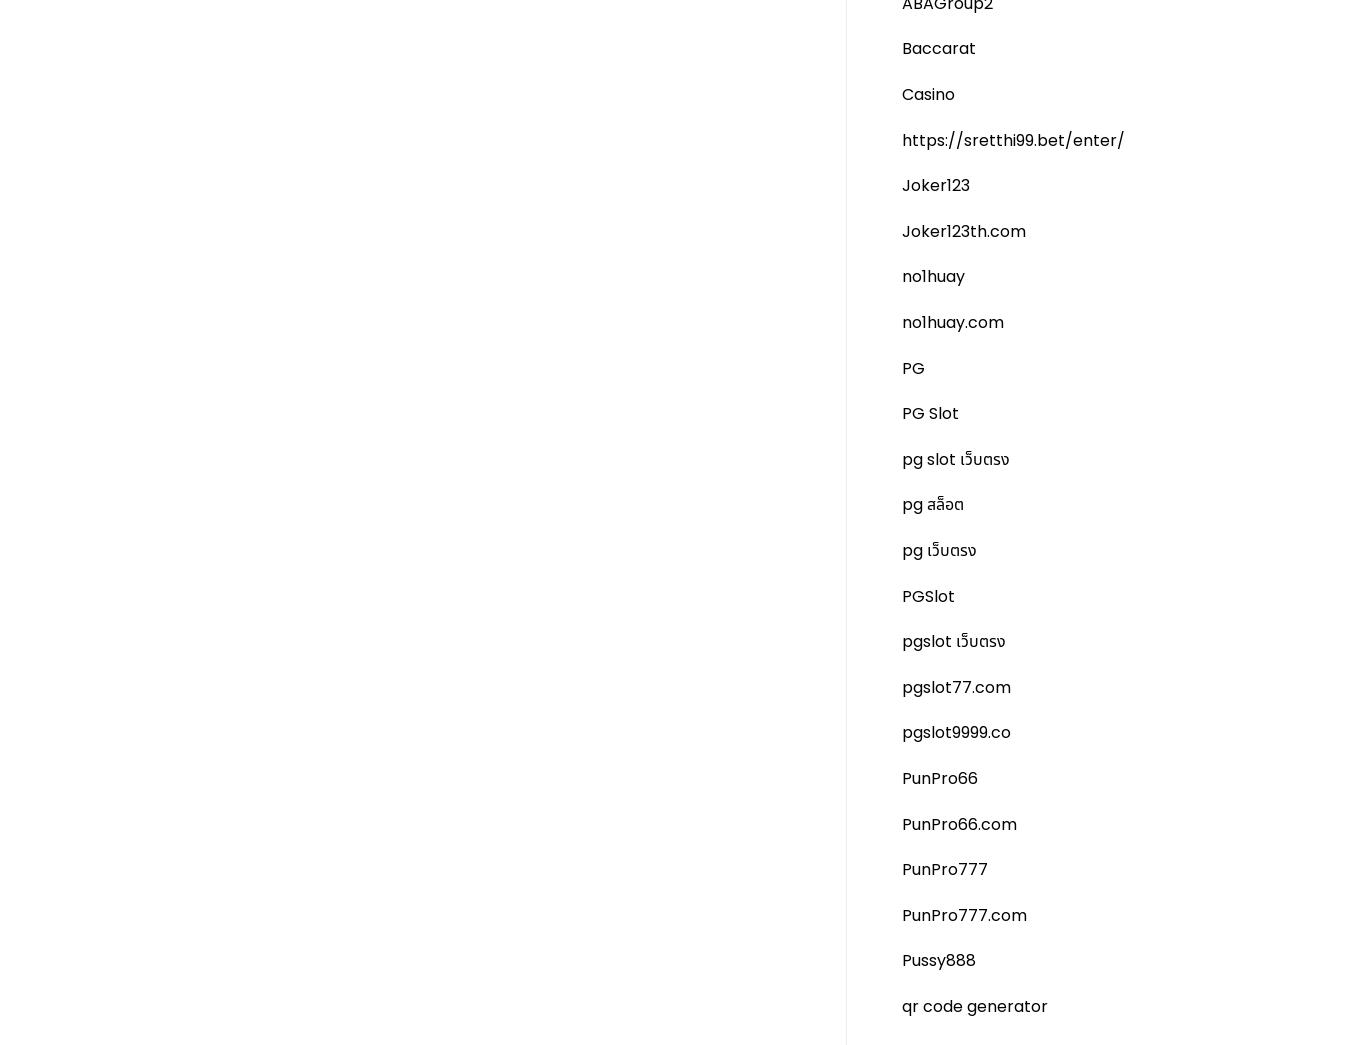 The height and width of the screenshot is (1045, 1350). Describe the element at coordinates (927, 594) in the screenshot. I see `'PGSlot'` at that location.